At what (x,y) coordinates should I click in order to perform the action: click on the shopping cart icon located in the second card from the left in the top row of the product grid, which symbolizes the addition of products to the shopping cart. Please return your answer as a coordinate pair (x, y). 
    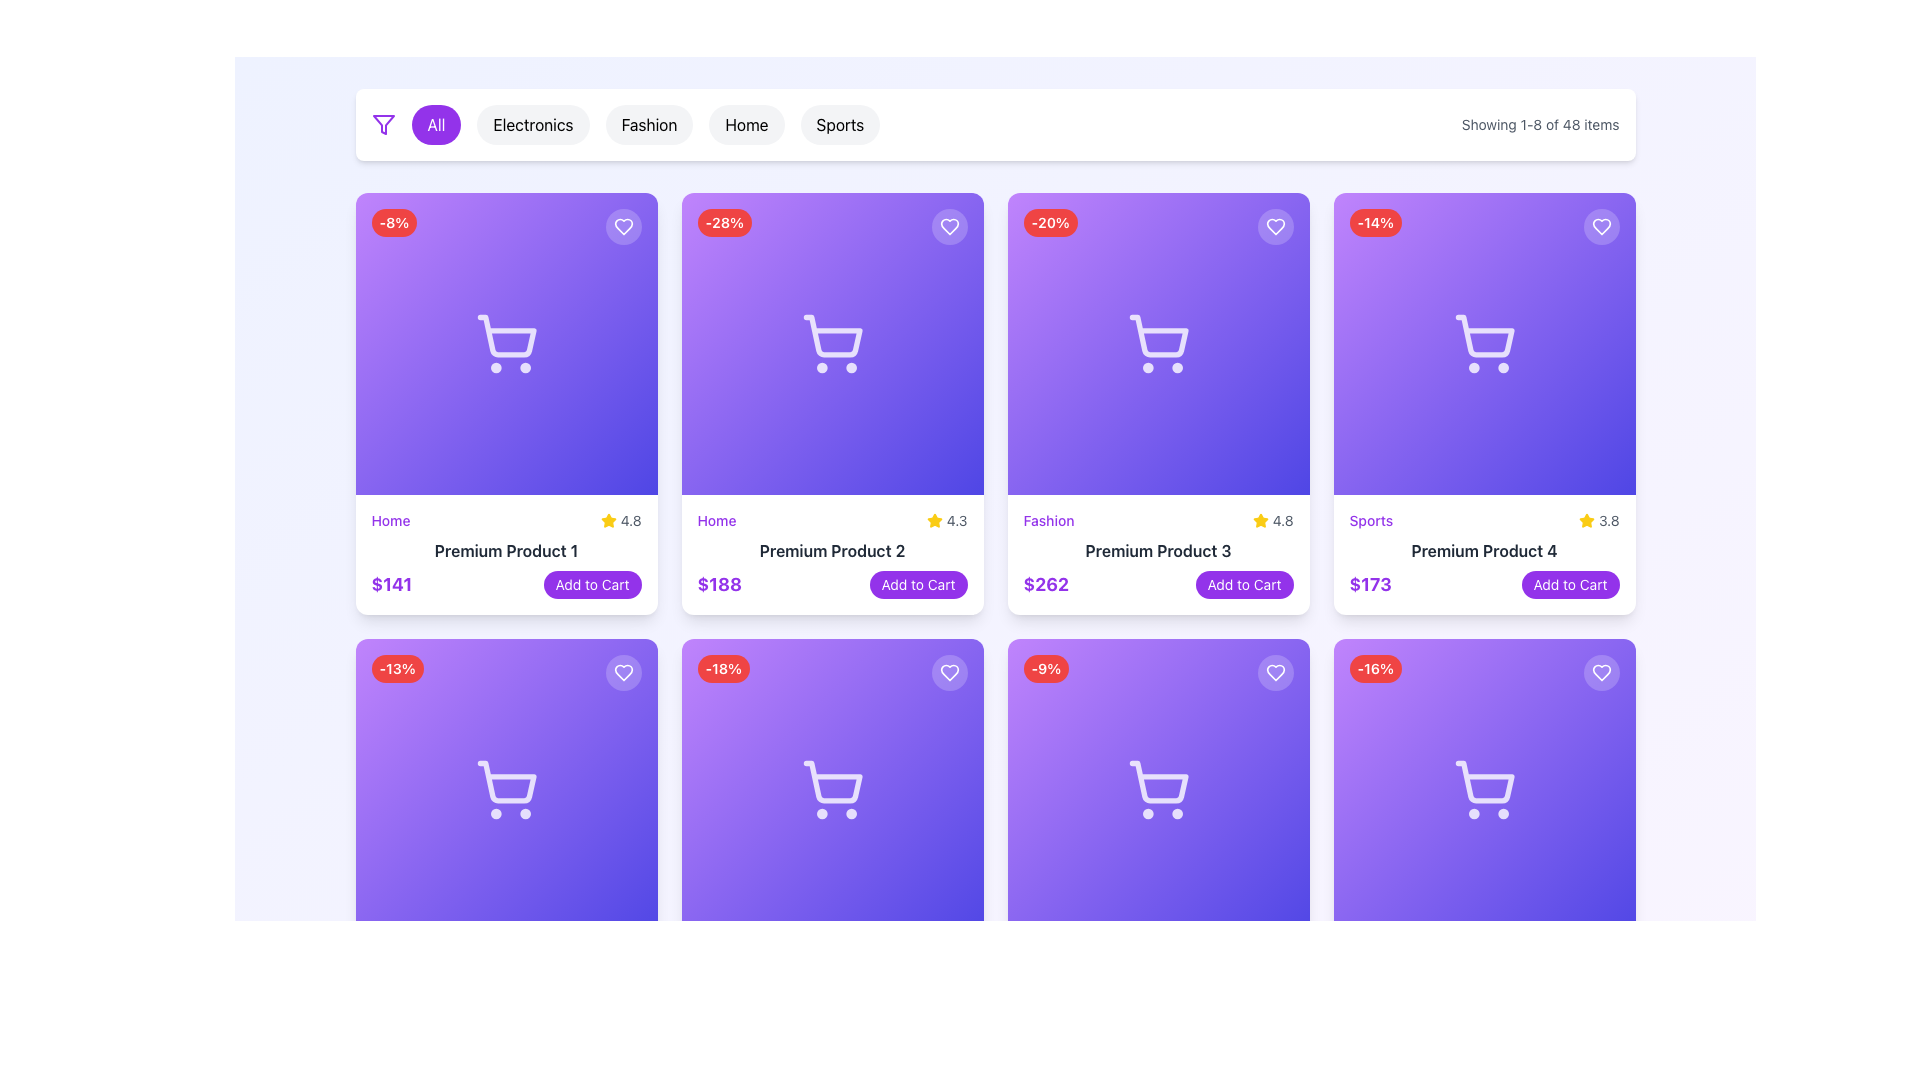
    Looking at the image, I should click on (832, 342).